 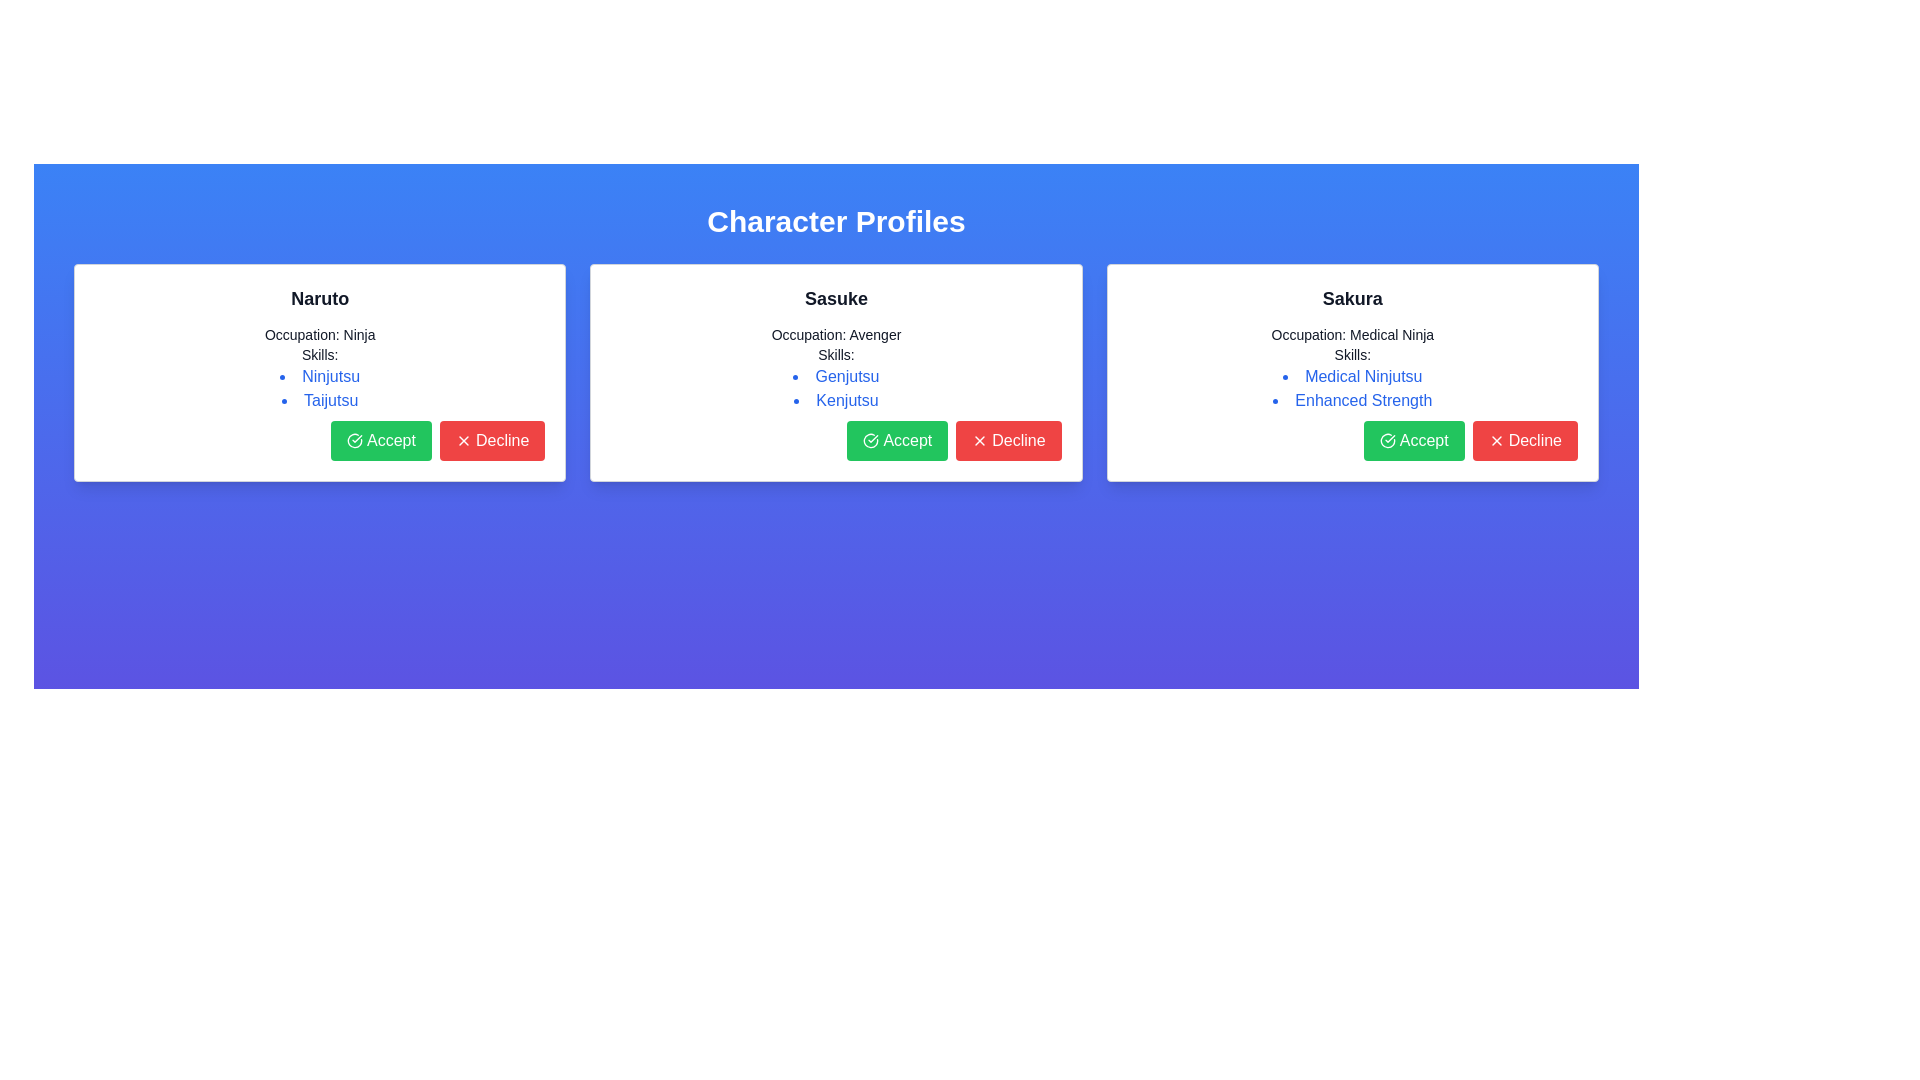 What do you see at coordinates (896, 439) in the screenshot?
I see `the 'Accept' button with a green background and checkmark icon located in the profile card for 'Sasuke'` at bounding box center [896, 439].